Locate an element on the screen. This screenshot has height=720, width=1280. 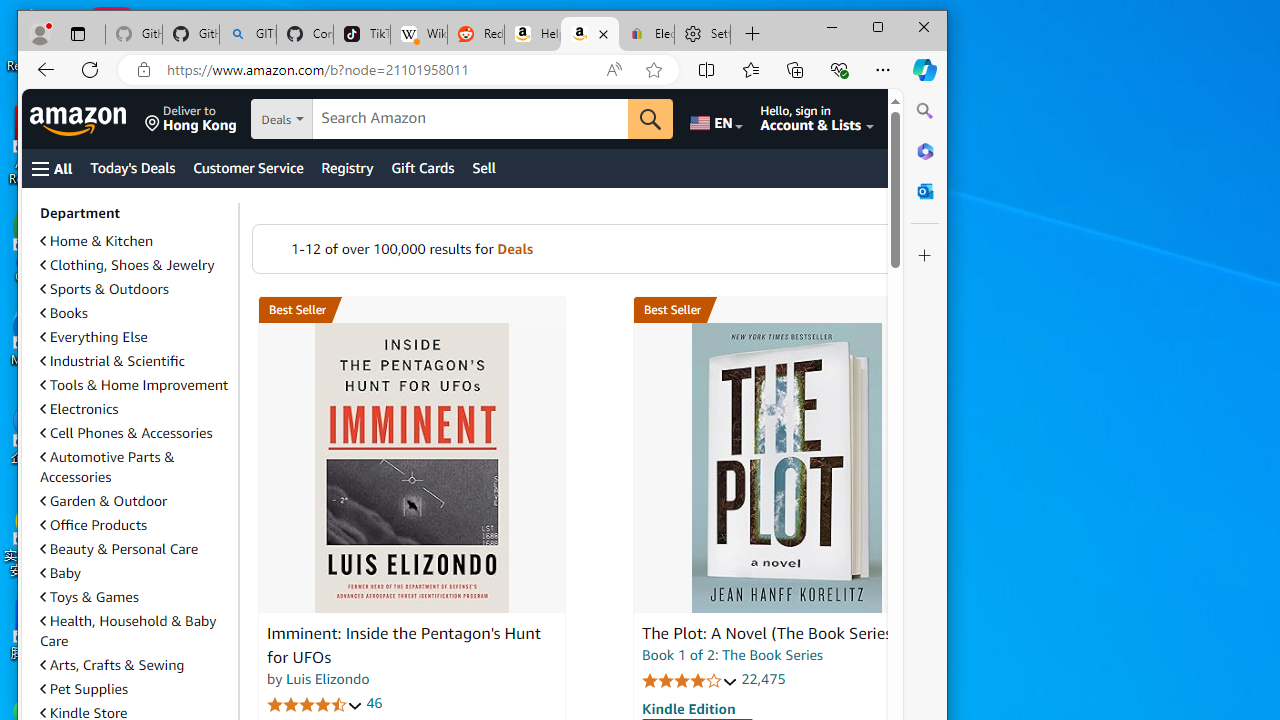
'Search Amazon' is located at coordinates (470, 119).